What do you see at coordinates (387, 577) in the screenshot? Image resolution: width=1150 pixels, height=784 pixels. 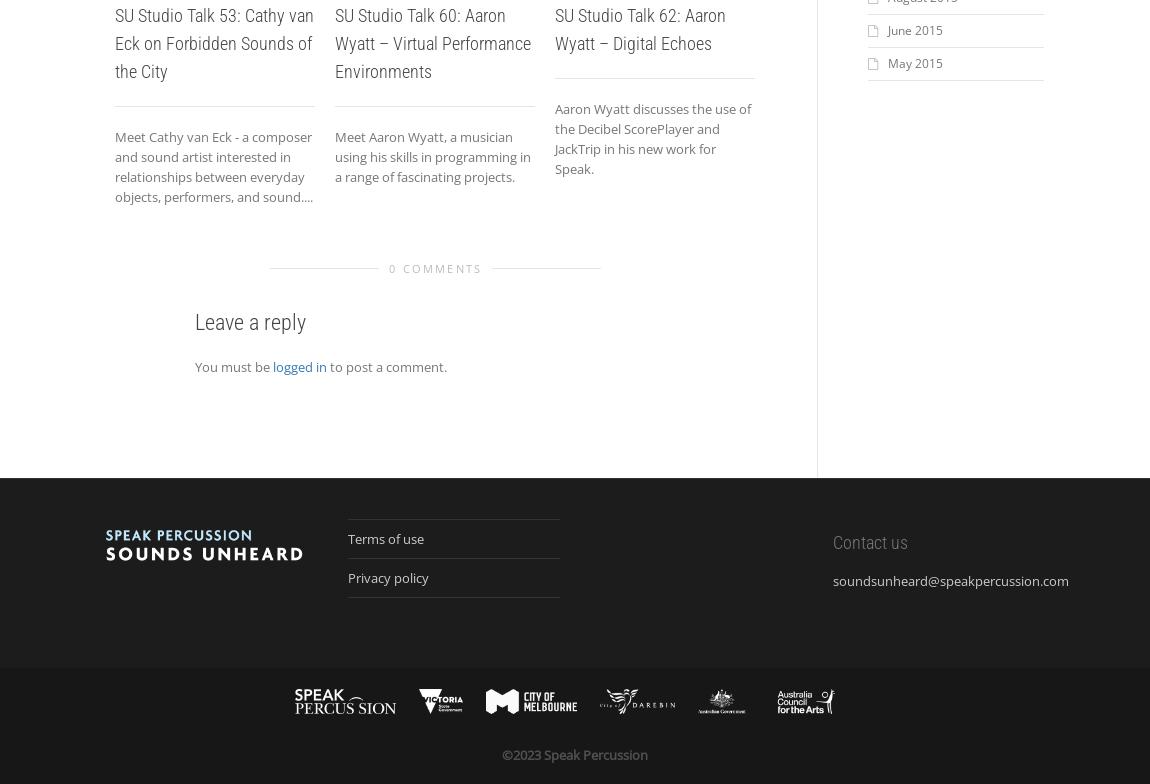 I see `'Privacy policy'` at bounding box center [387, 577].